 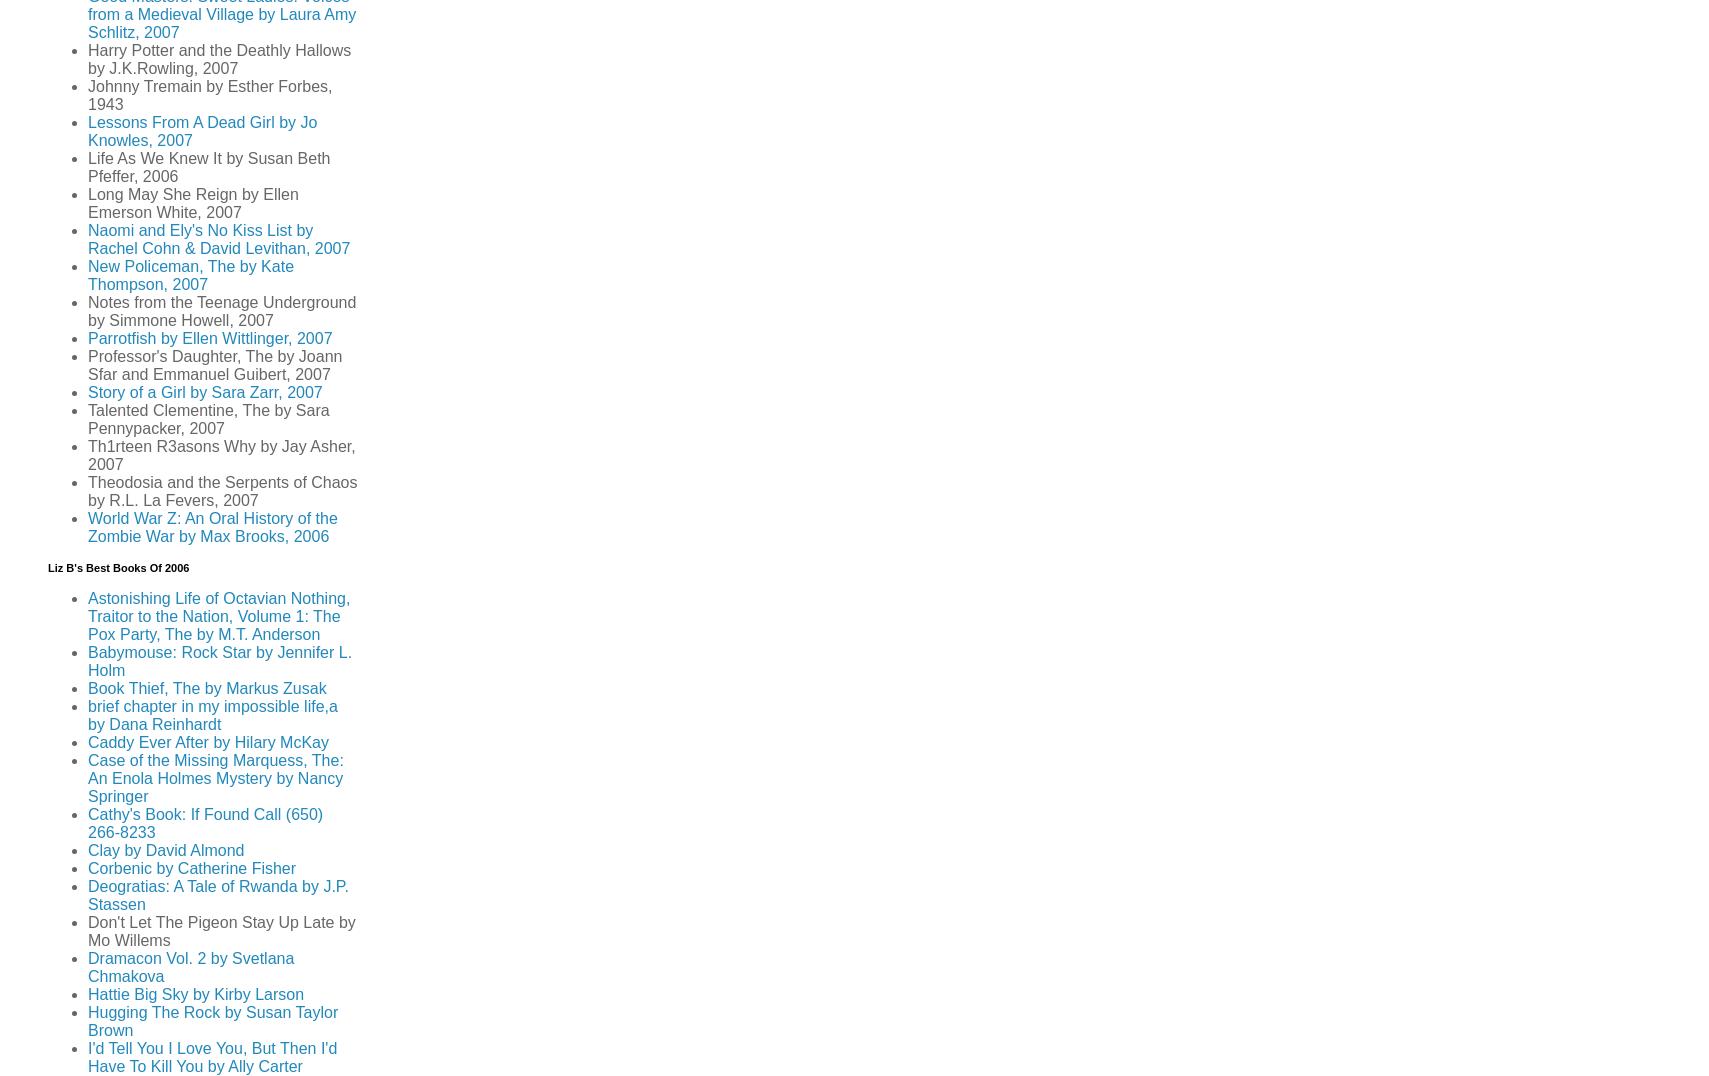 What do you see at coordinates (87, 239) in the screenshot?
I see `'Naomi and Ely's No Kiss List by Rachel Cohn & David Levithan, 2007'` at bounding box center [87, 239].